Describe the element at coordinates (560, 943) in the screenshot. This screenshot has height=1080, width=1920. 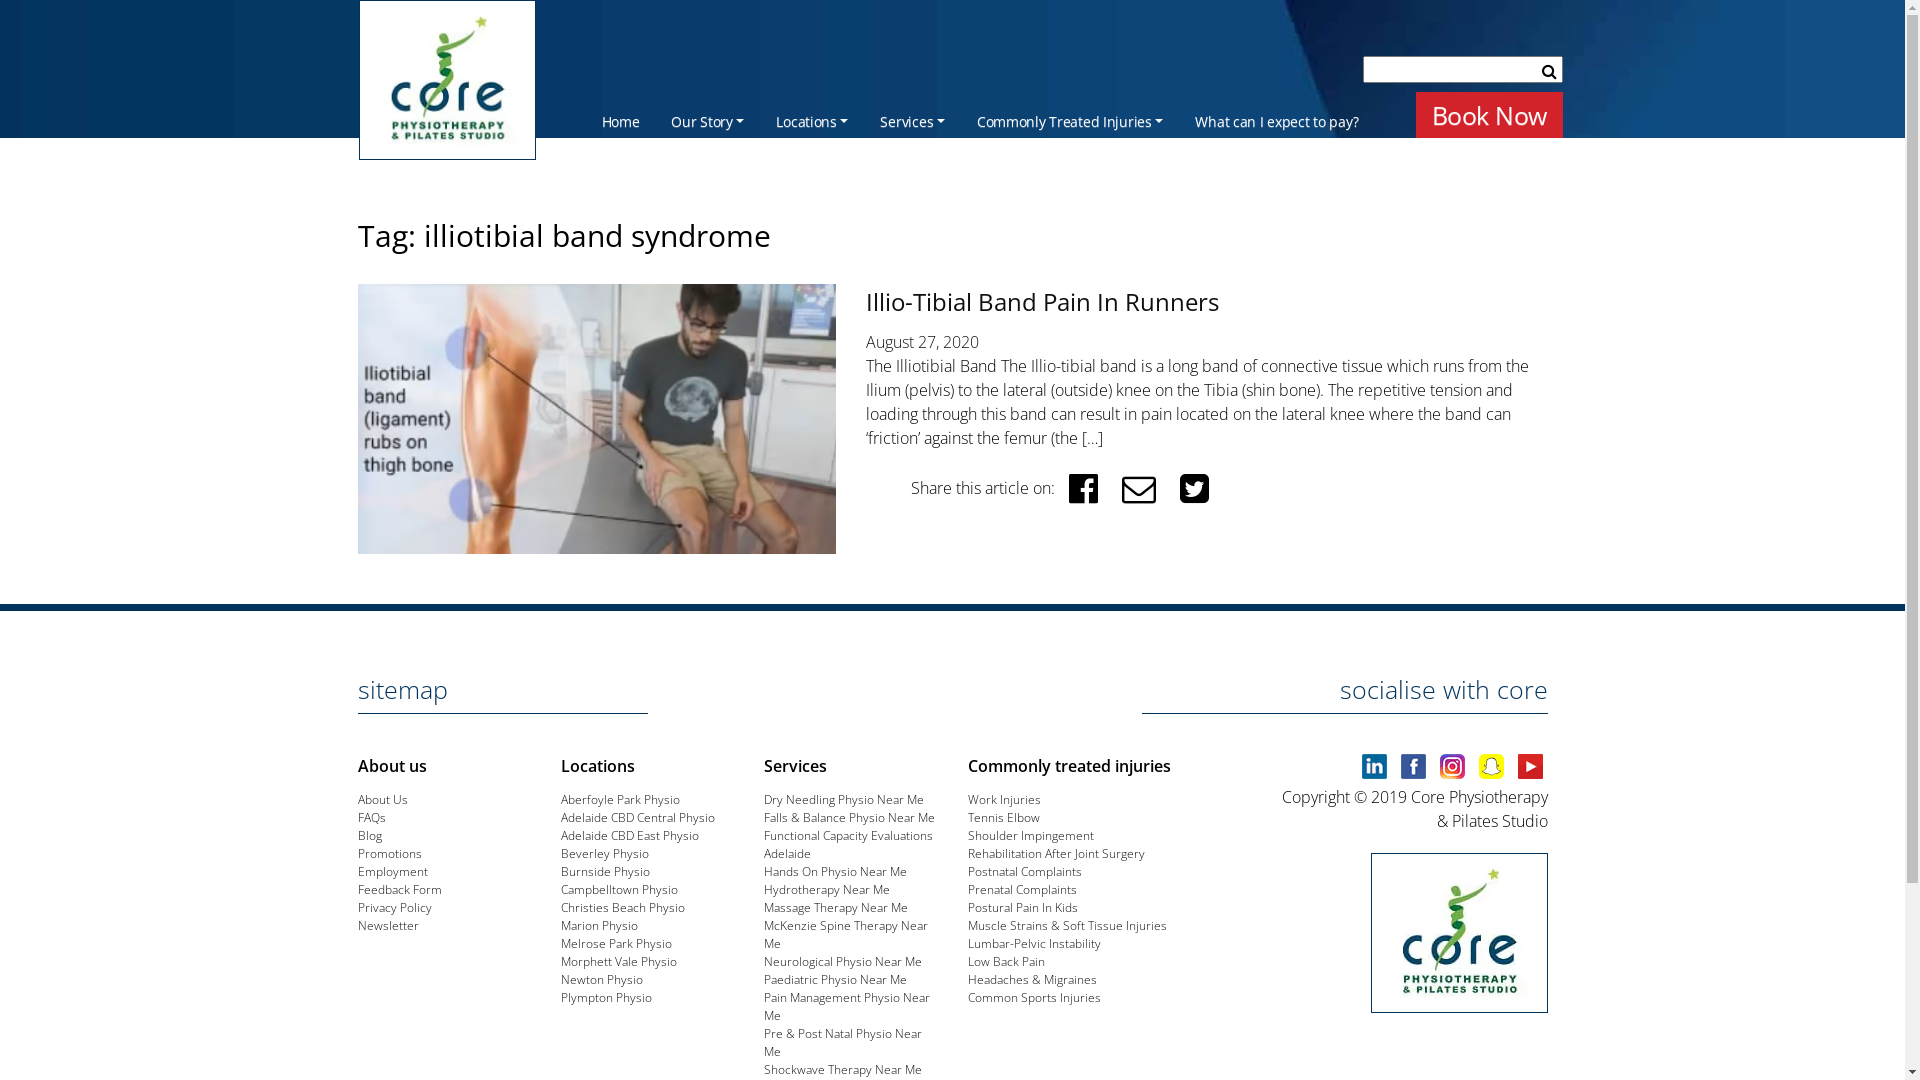
I see `'Melrose Park Physio'` at that location.